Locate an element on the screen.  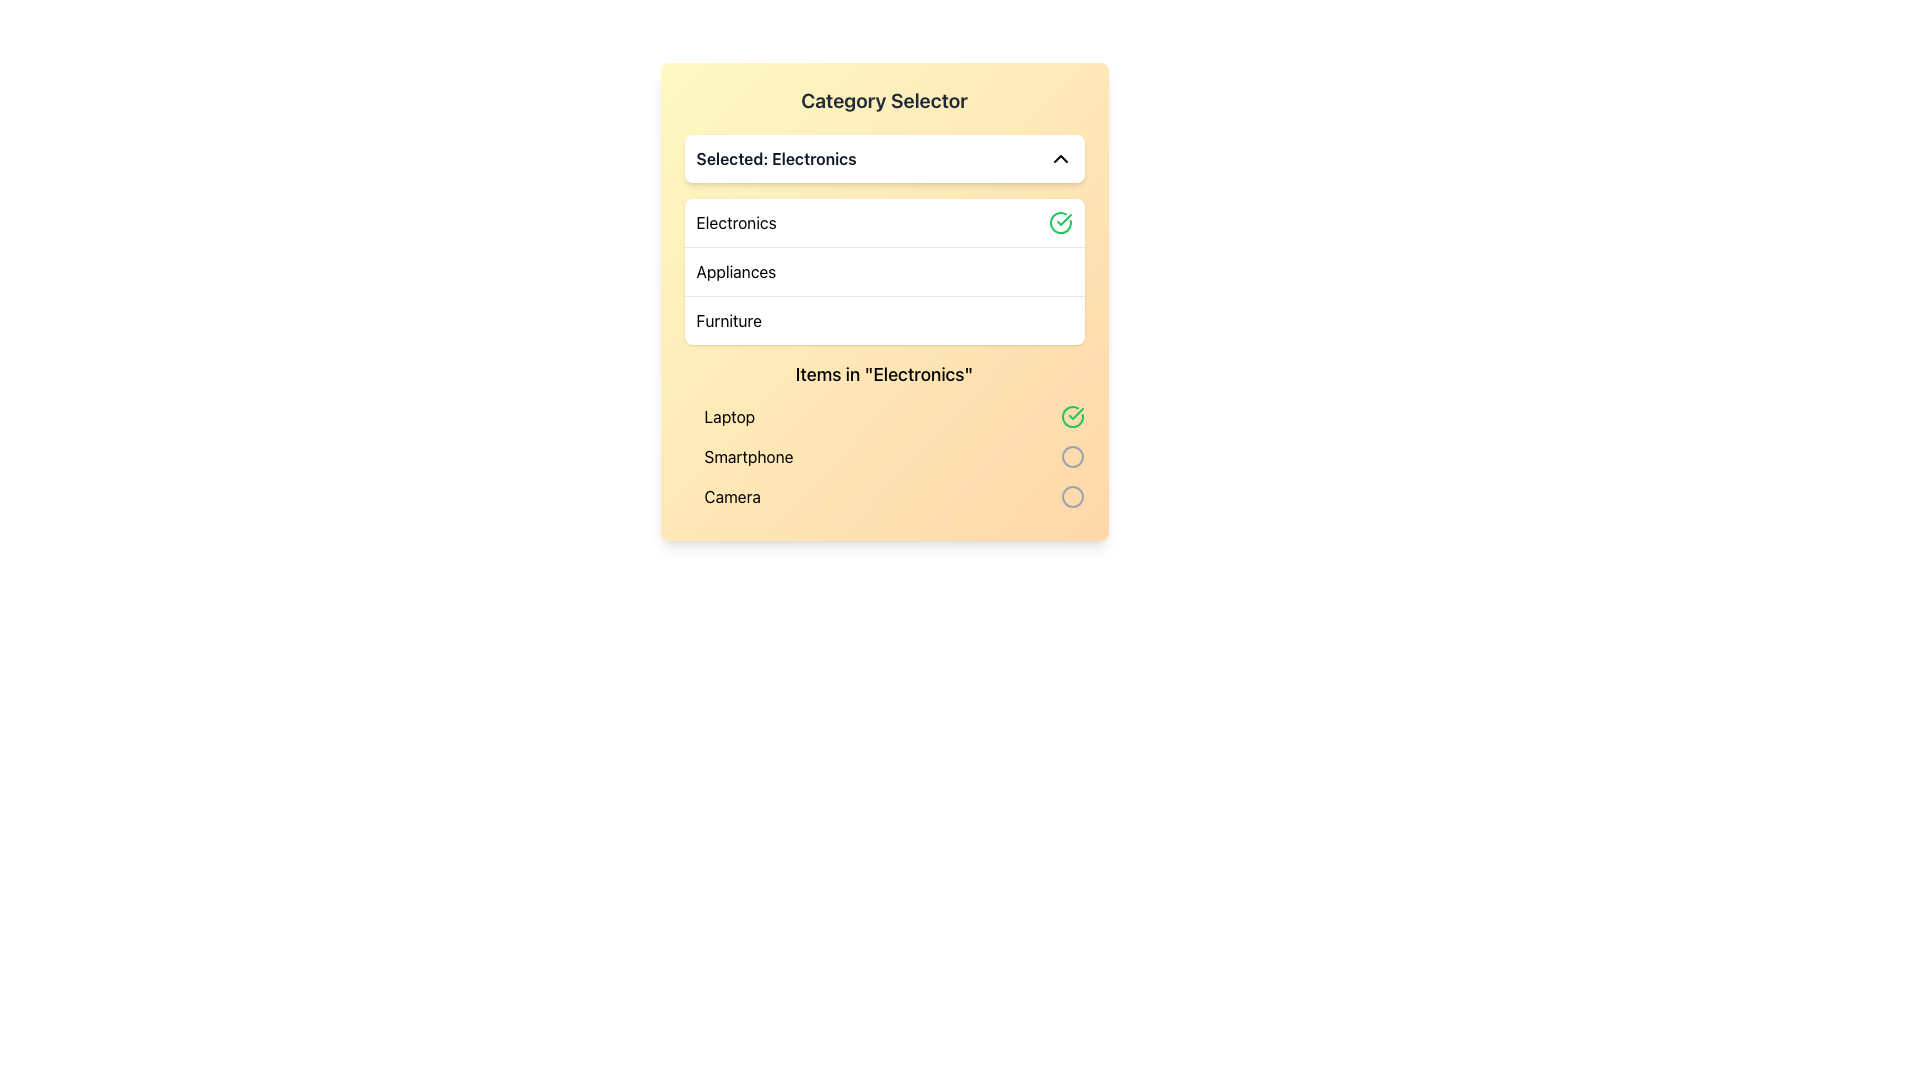
the first item in the dropdown menu is located at coordinates (883, 223).